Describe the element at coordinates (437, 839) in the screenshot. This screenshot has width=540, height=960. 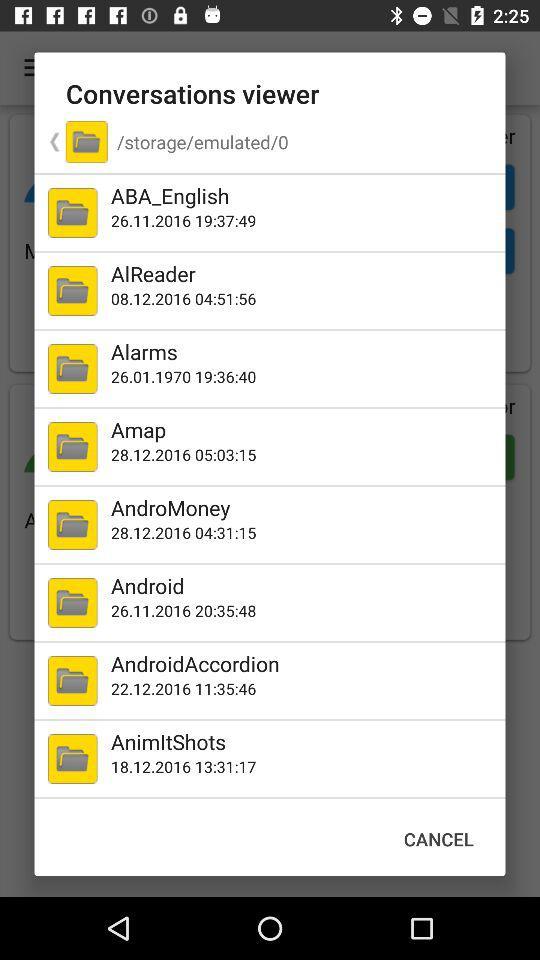
I see `cancel` at that location.